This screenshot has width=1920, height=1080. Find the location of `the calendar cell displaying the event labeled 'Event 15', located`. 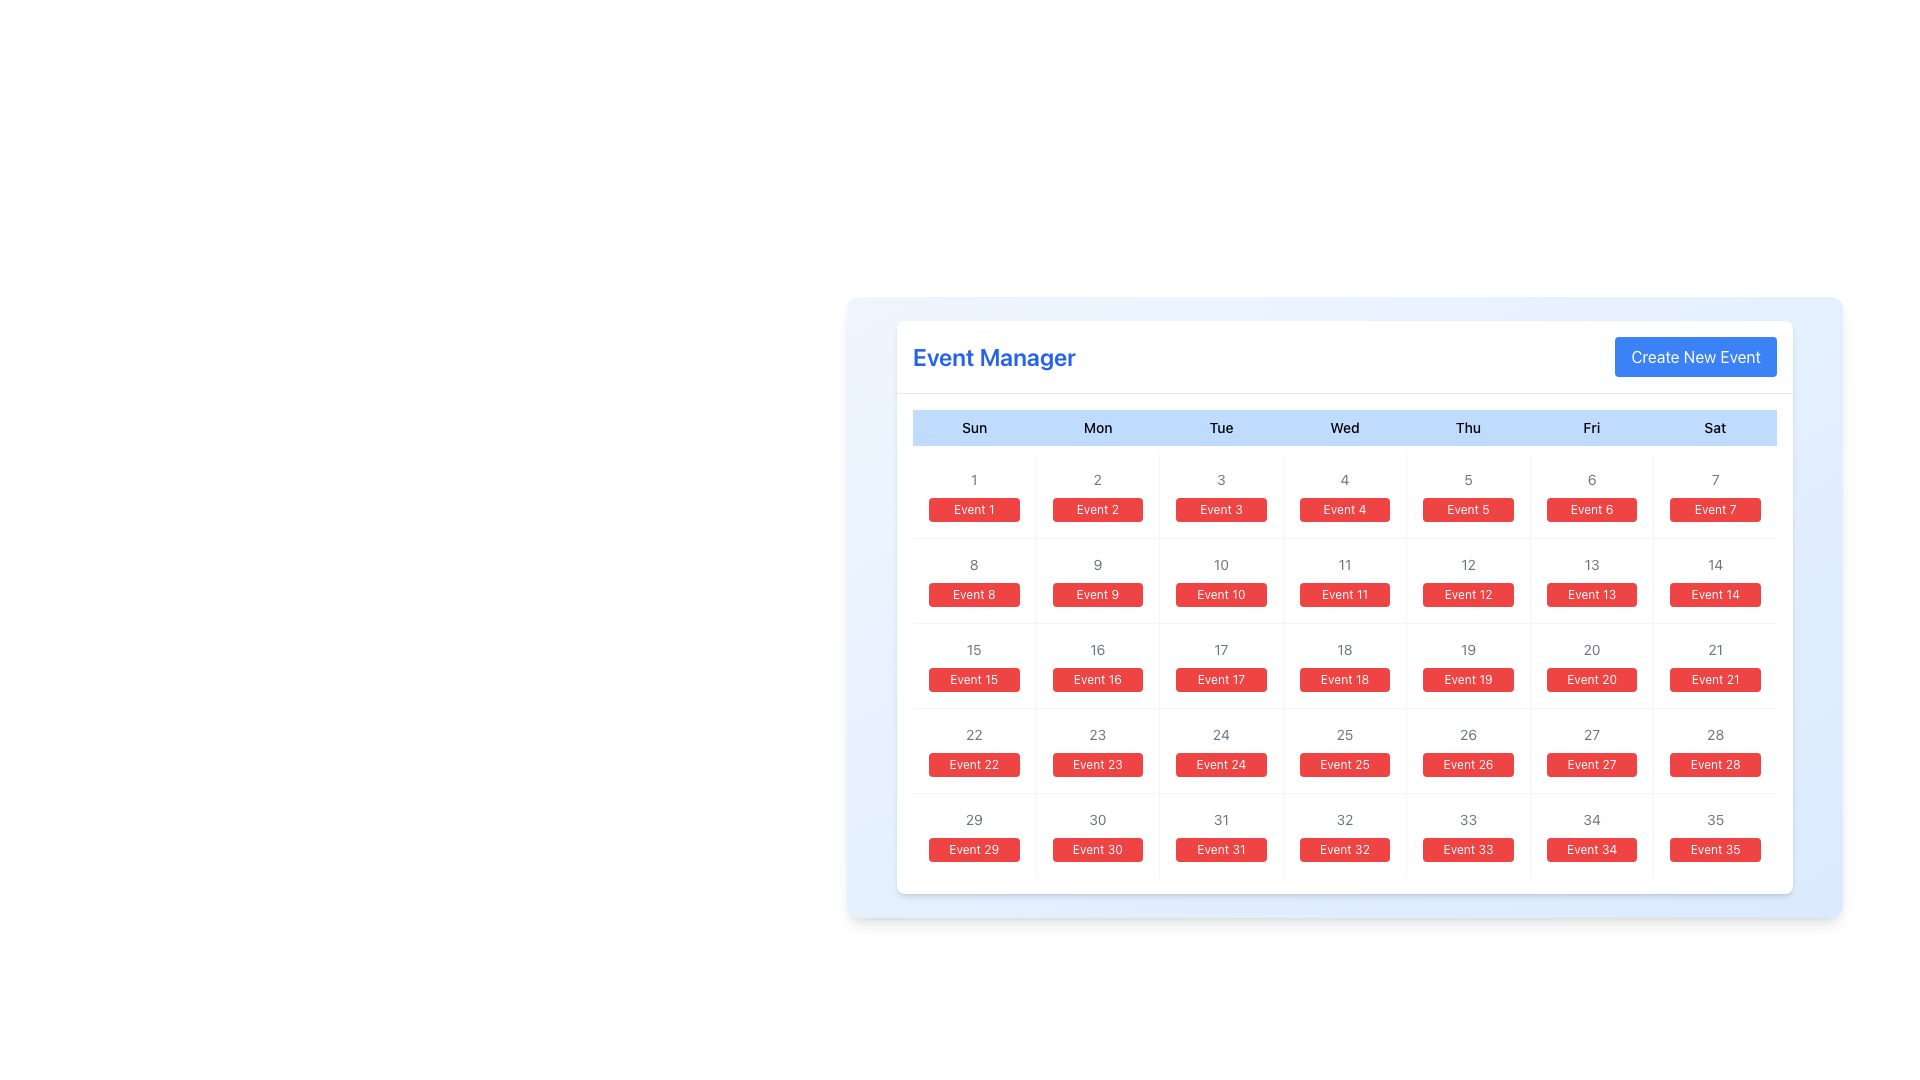

the calendar cell displaying the event labeled 'Event 15', located is located at coordinates (974, 666).